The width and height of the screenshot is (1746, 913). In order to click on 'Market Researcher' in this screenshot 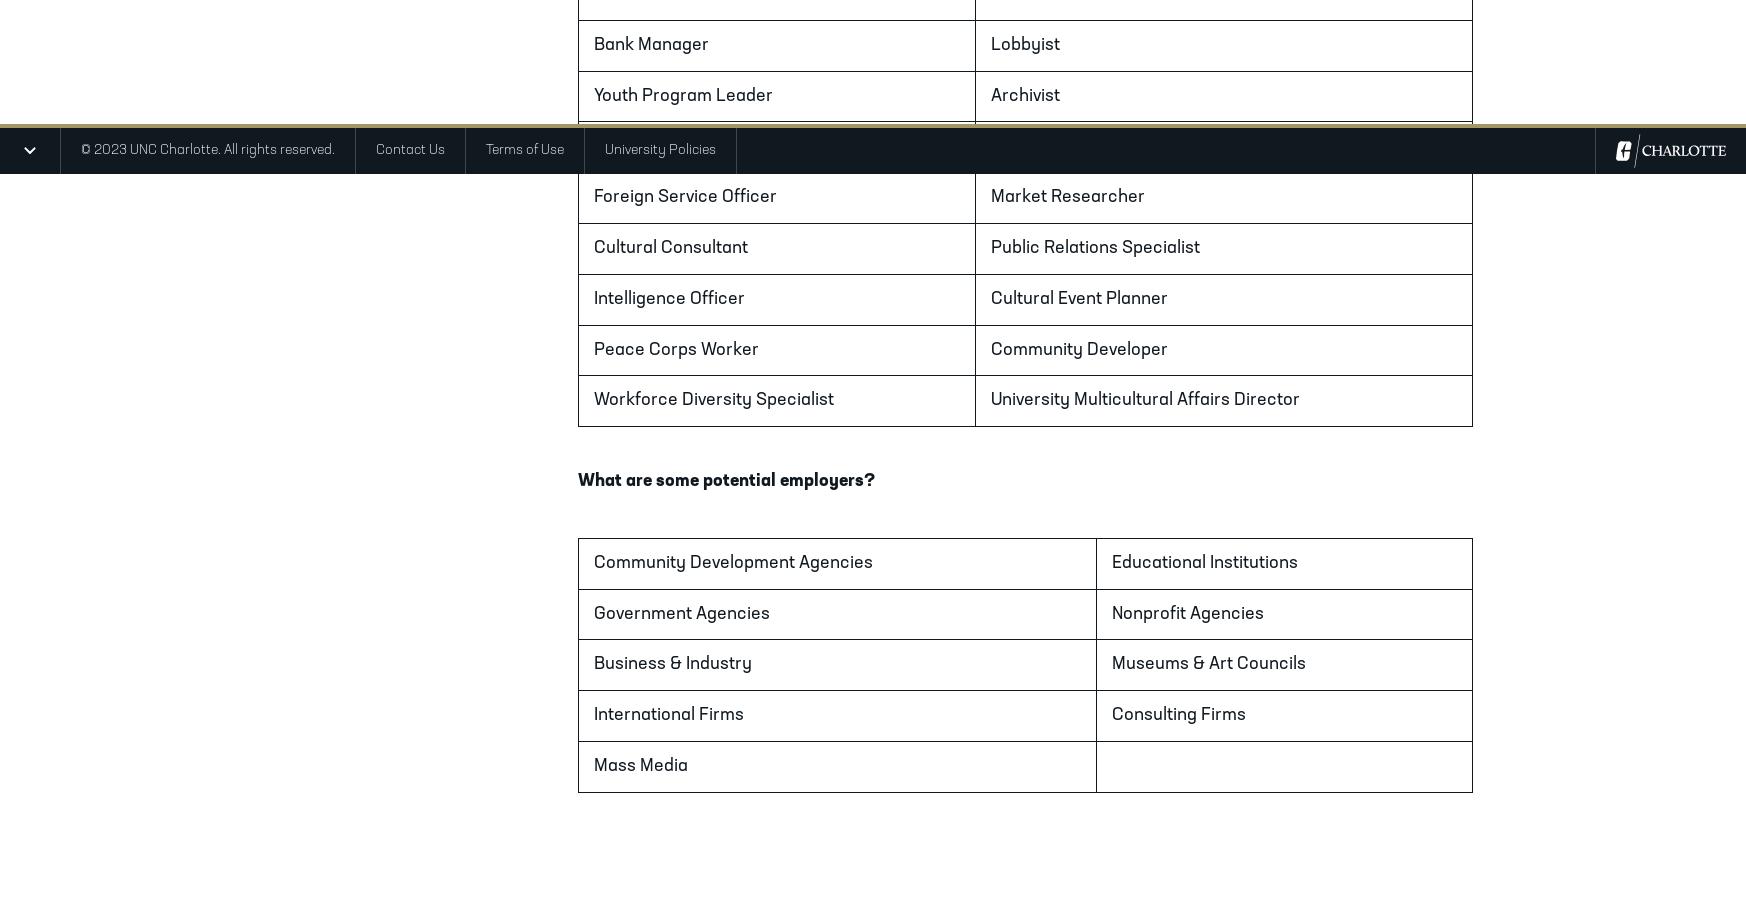, I will do `click(989, 197)`.